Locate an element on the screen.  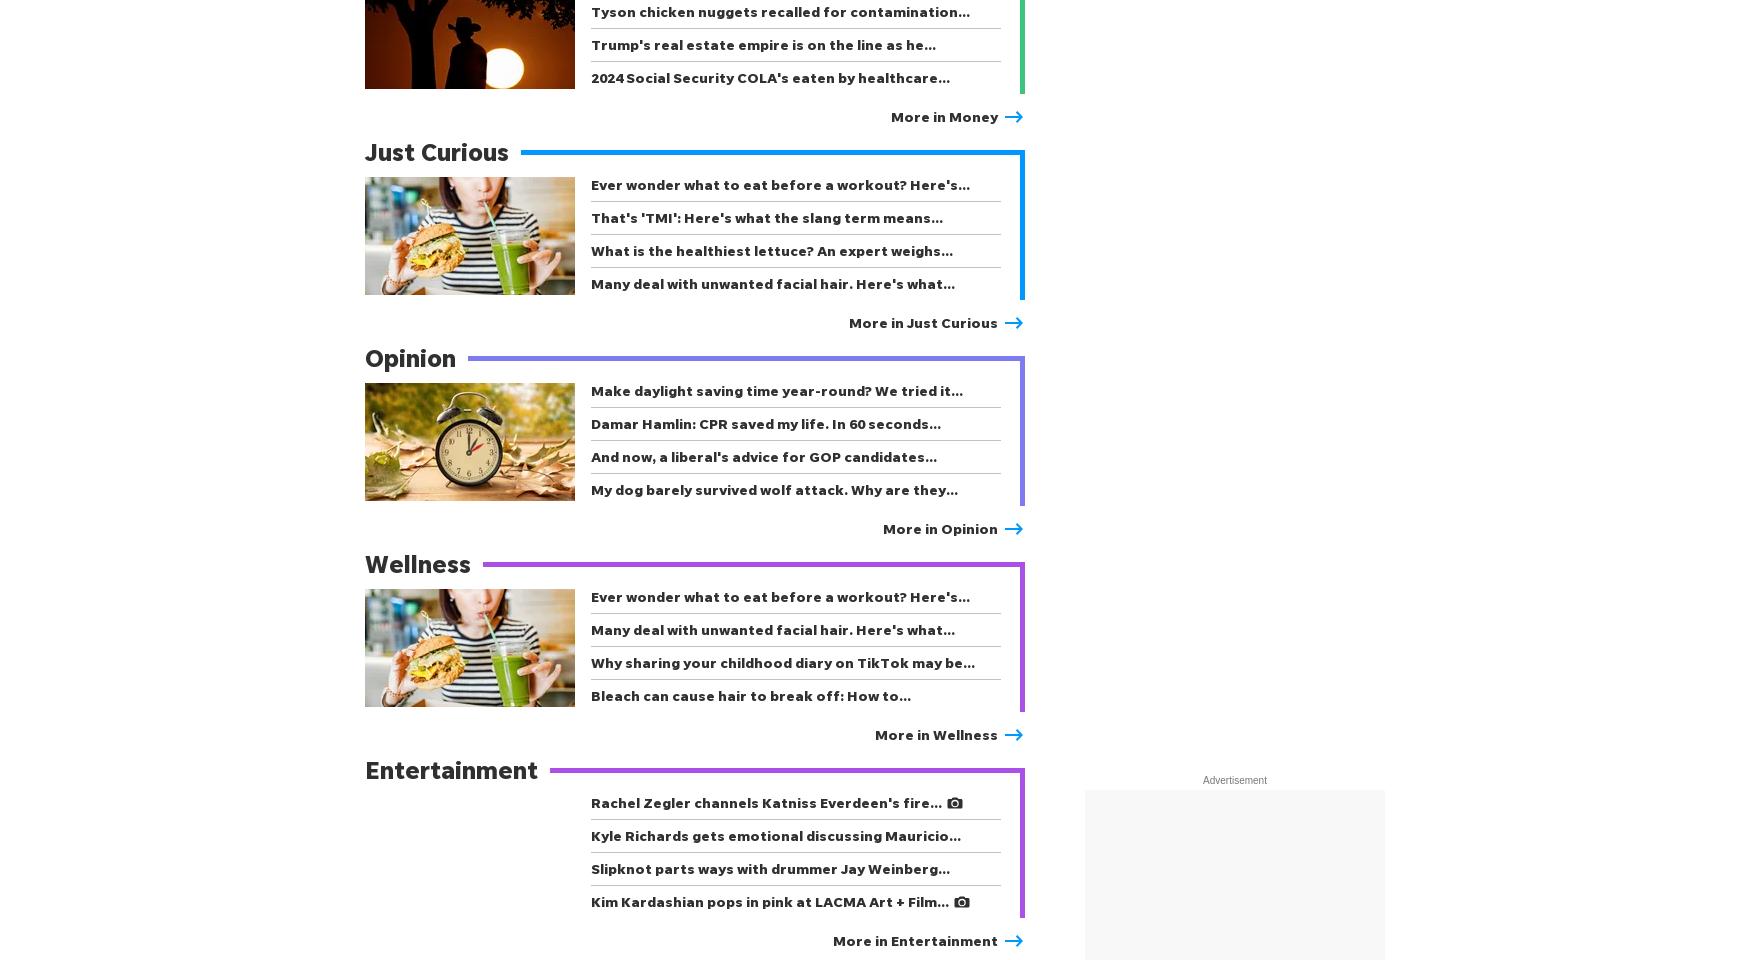
'My dog barely survived wolf attack. Why are they…' is located at coordinates (590, 488).